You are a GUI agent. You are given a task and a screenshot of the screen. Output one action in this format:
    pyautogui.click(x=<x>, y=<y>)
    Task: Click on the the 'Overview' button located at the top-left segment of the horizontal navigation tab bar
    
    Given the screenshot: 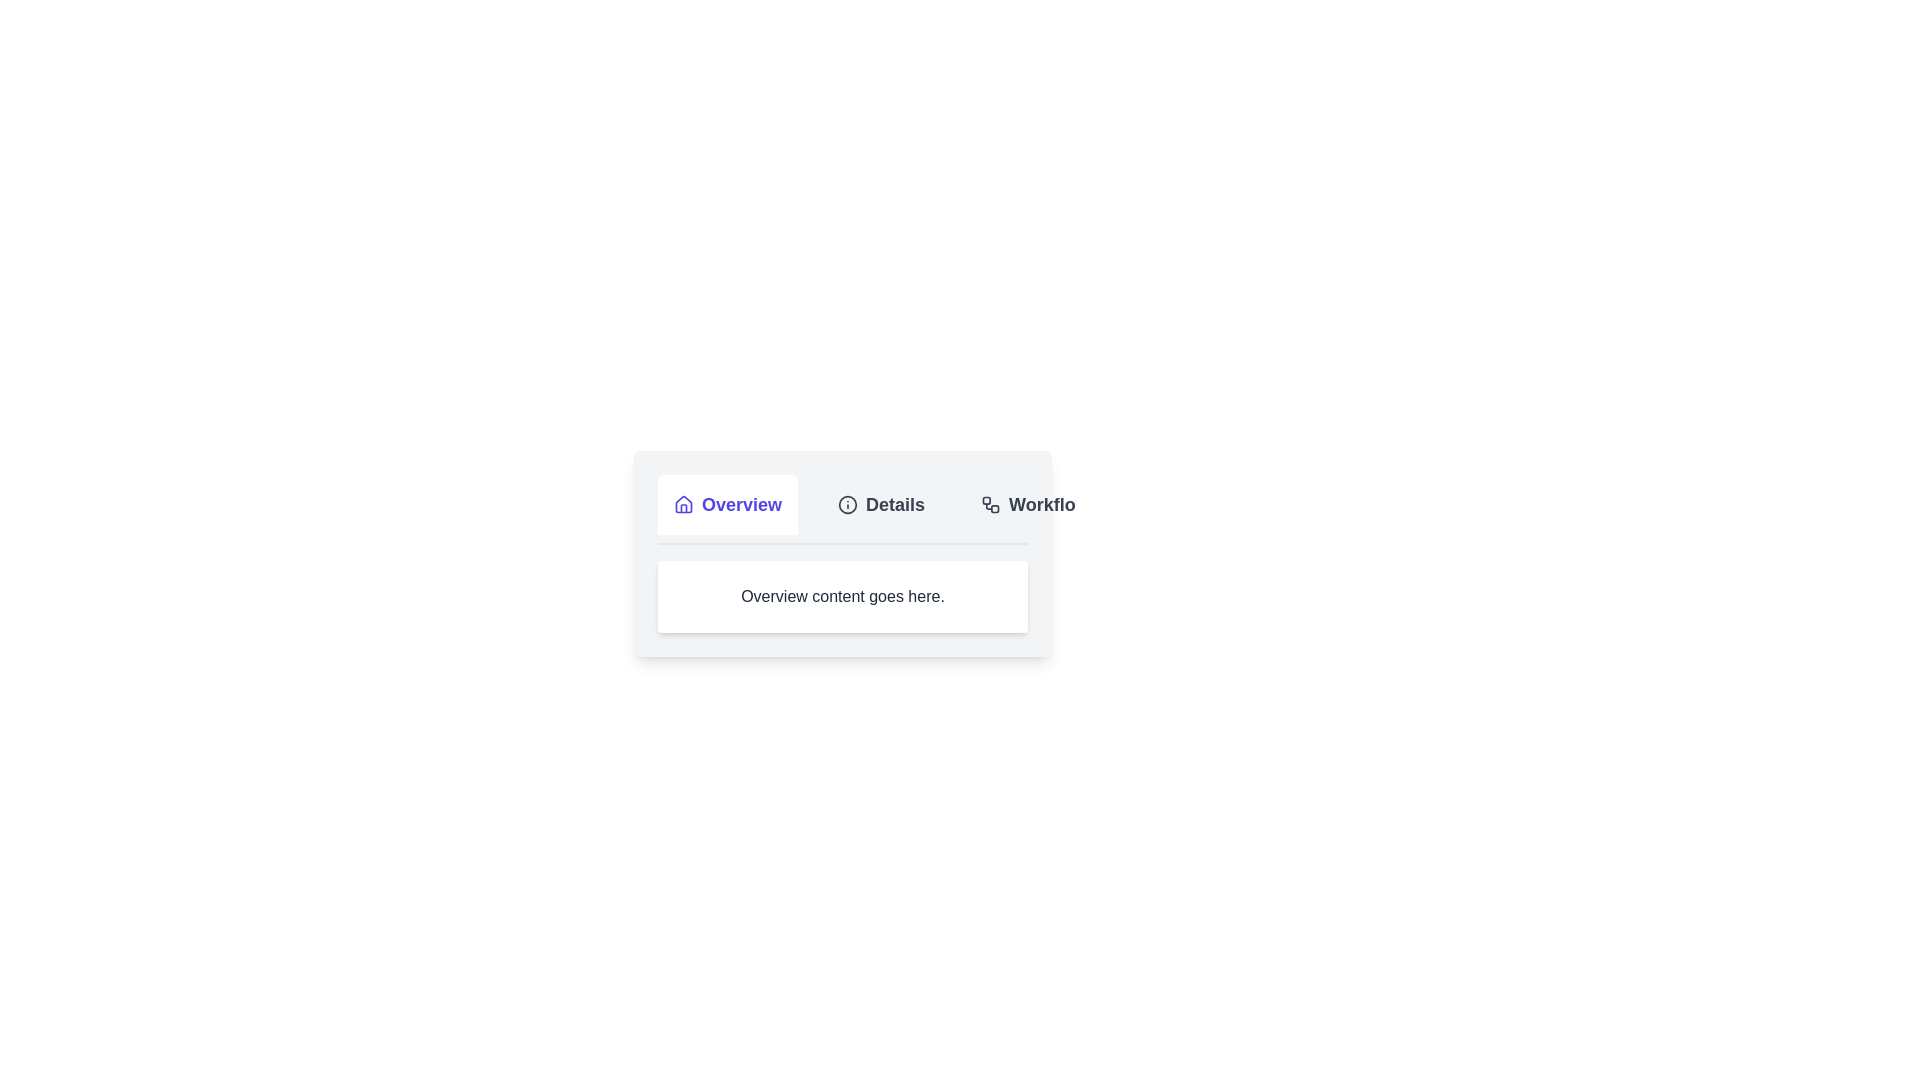 What is the action you would take?
    pyautogui.click(x=727, y=504)
    